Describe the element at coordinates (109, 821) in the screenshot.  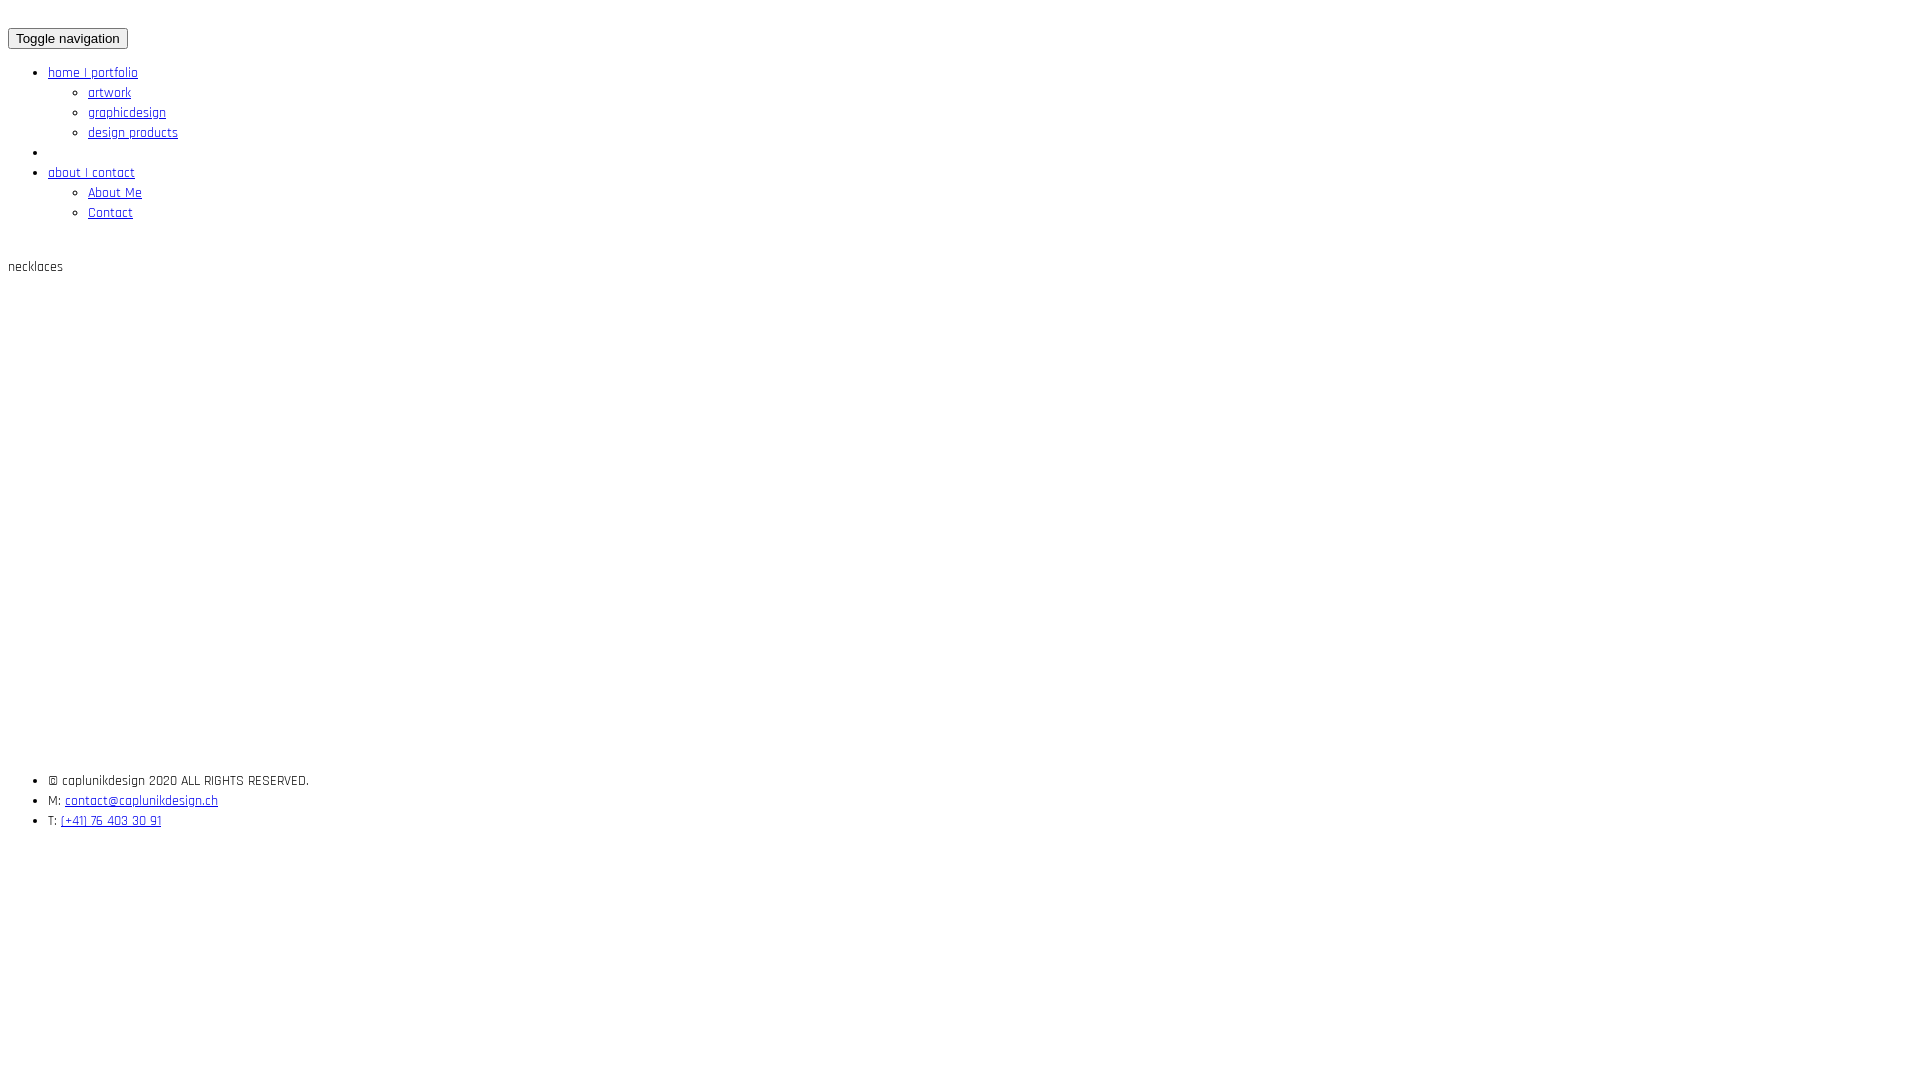
I see `'(+41) 76 403 30 91'` at that location.